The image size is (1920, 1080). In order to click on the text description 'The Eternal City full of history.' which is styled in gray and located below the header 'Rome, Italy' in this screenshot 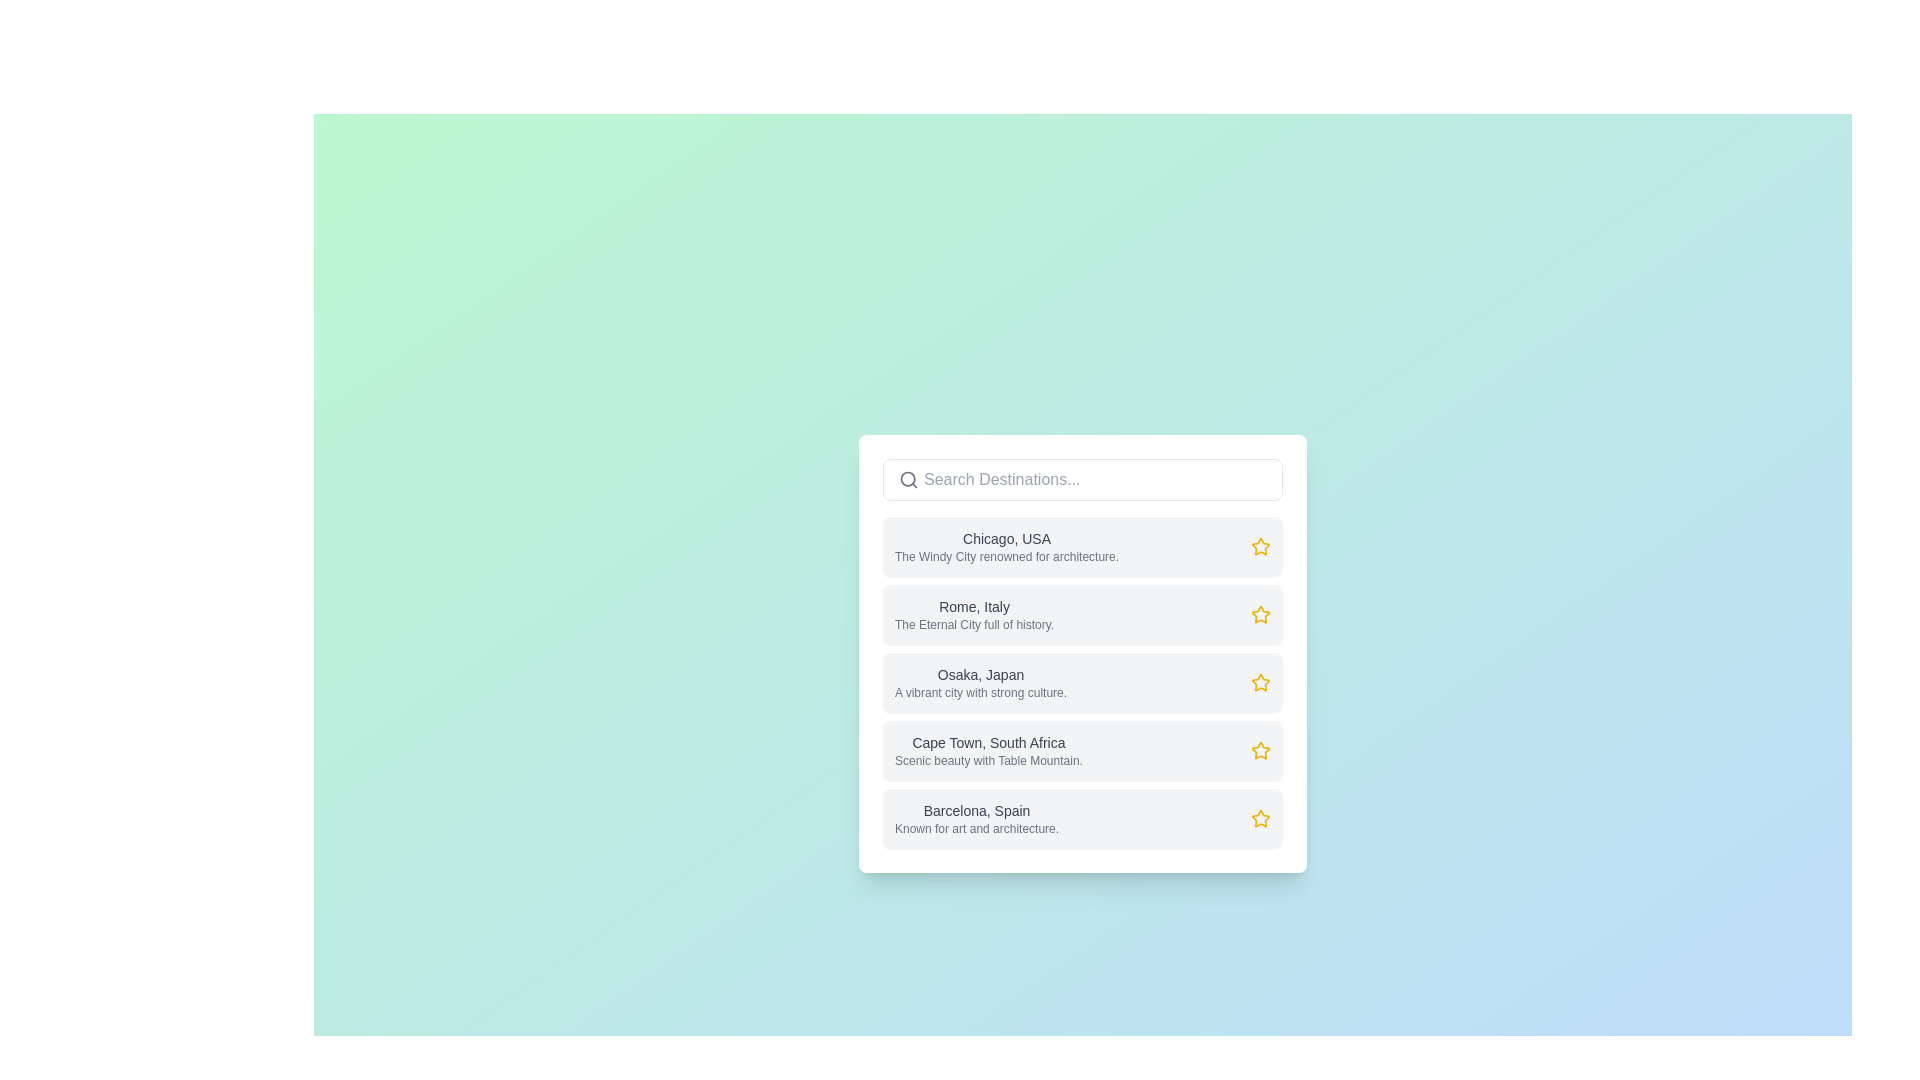, I will do `click(974, 623)`.